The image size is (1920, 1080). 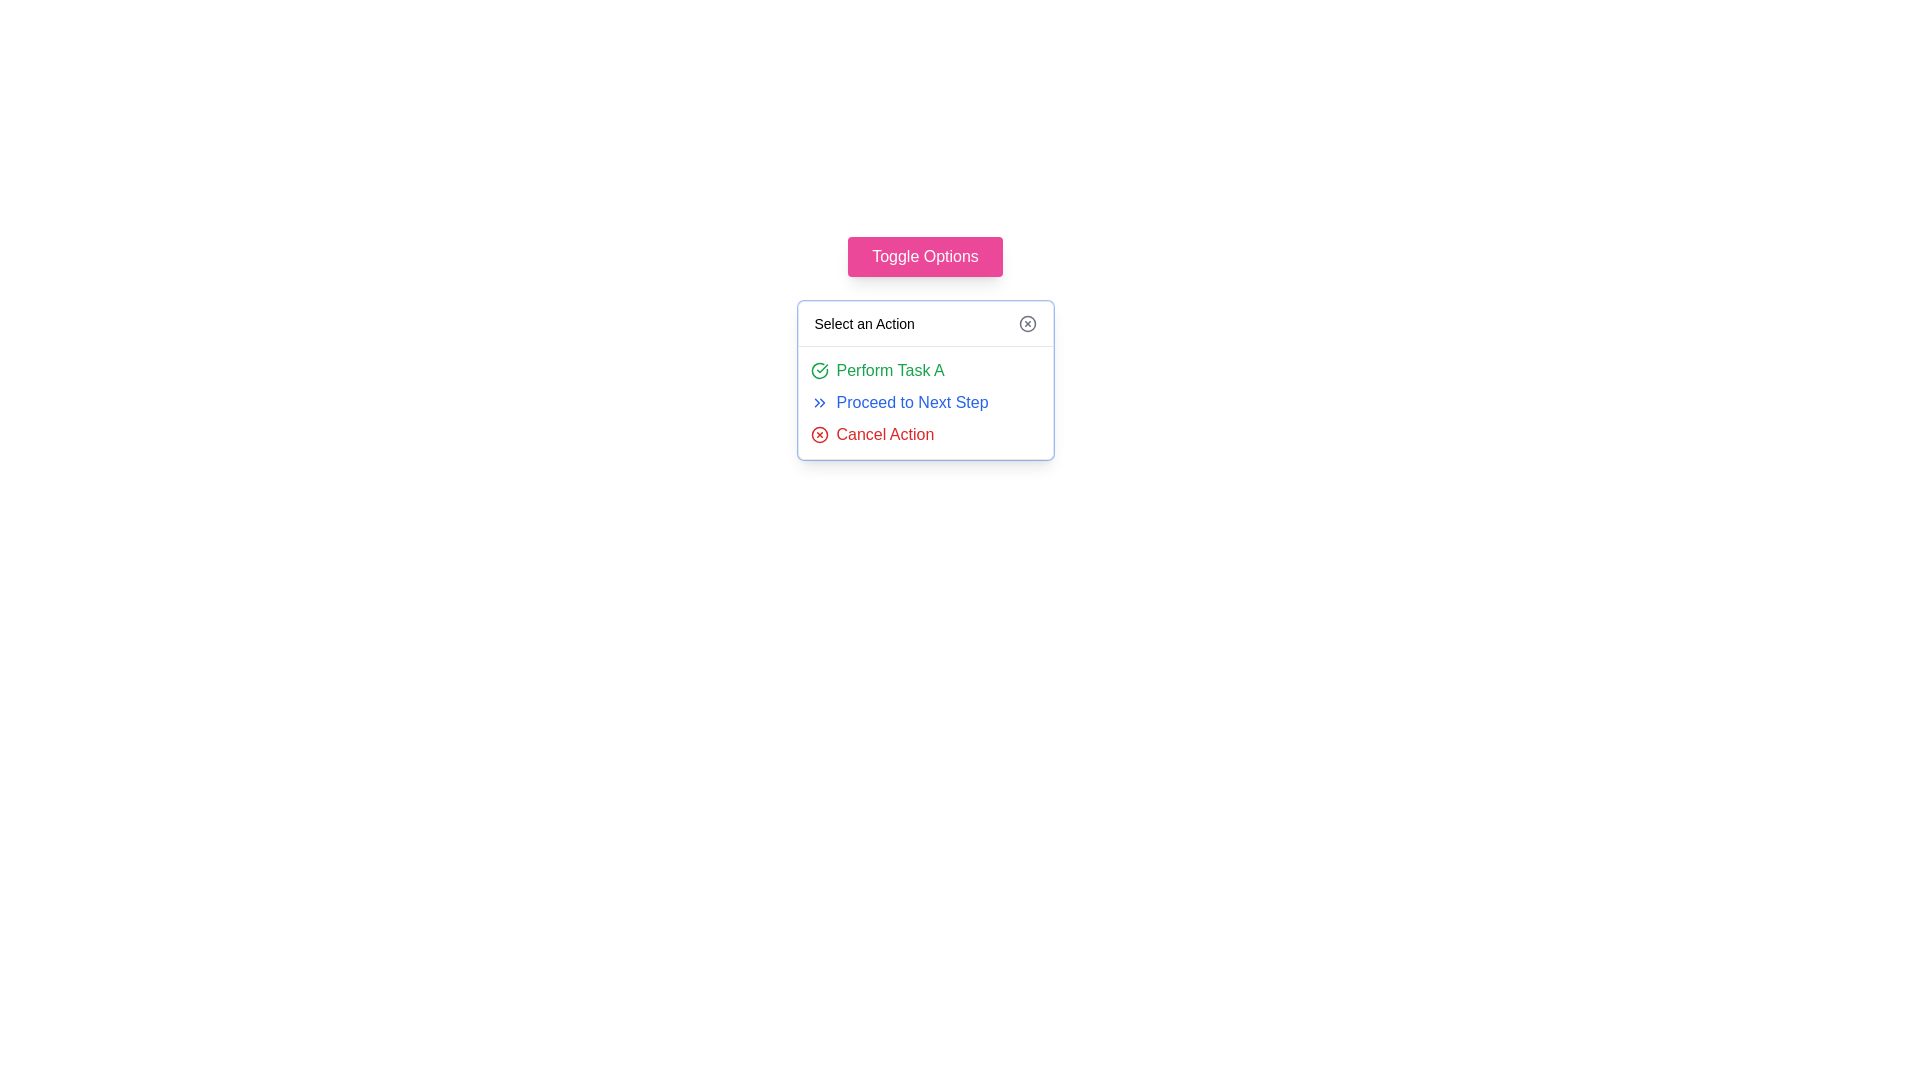 What do you see at coordinates (924, 370) in the screenshot?
I see `the clickable text with a decorative icon representing 'Task A'` at bounding box center [924, 370].